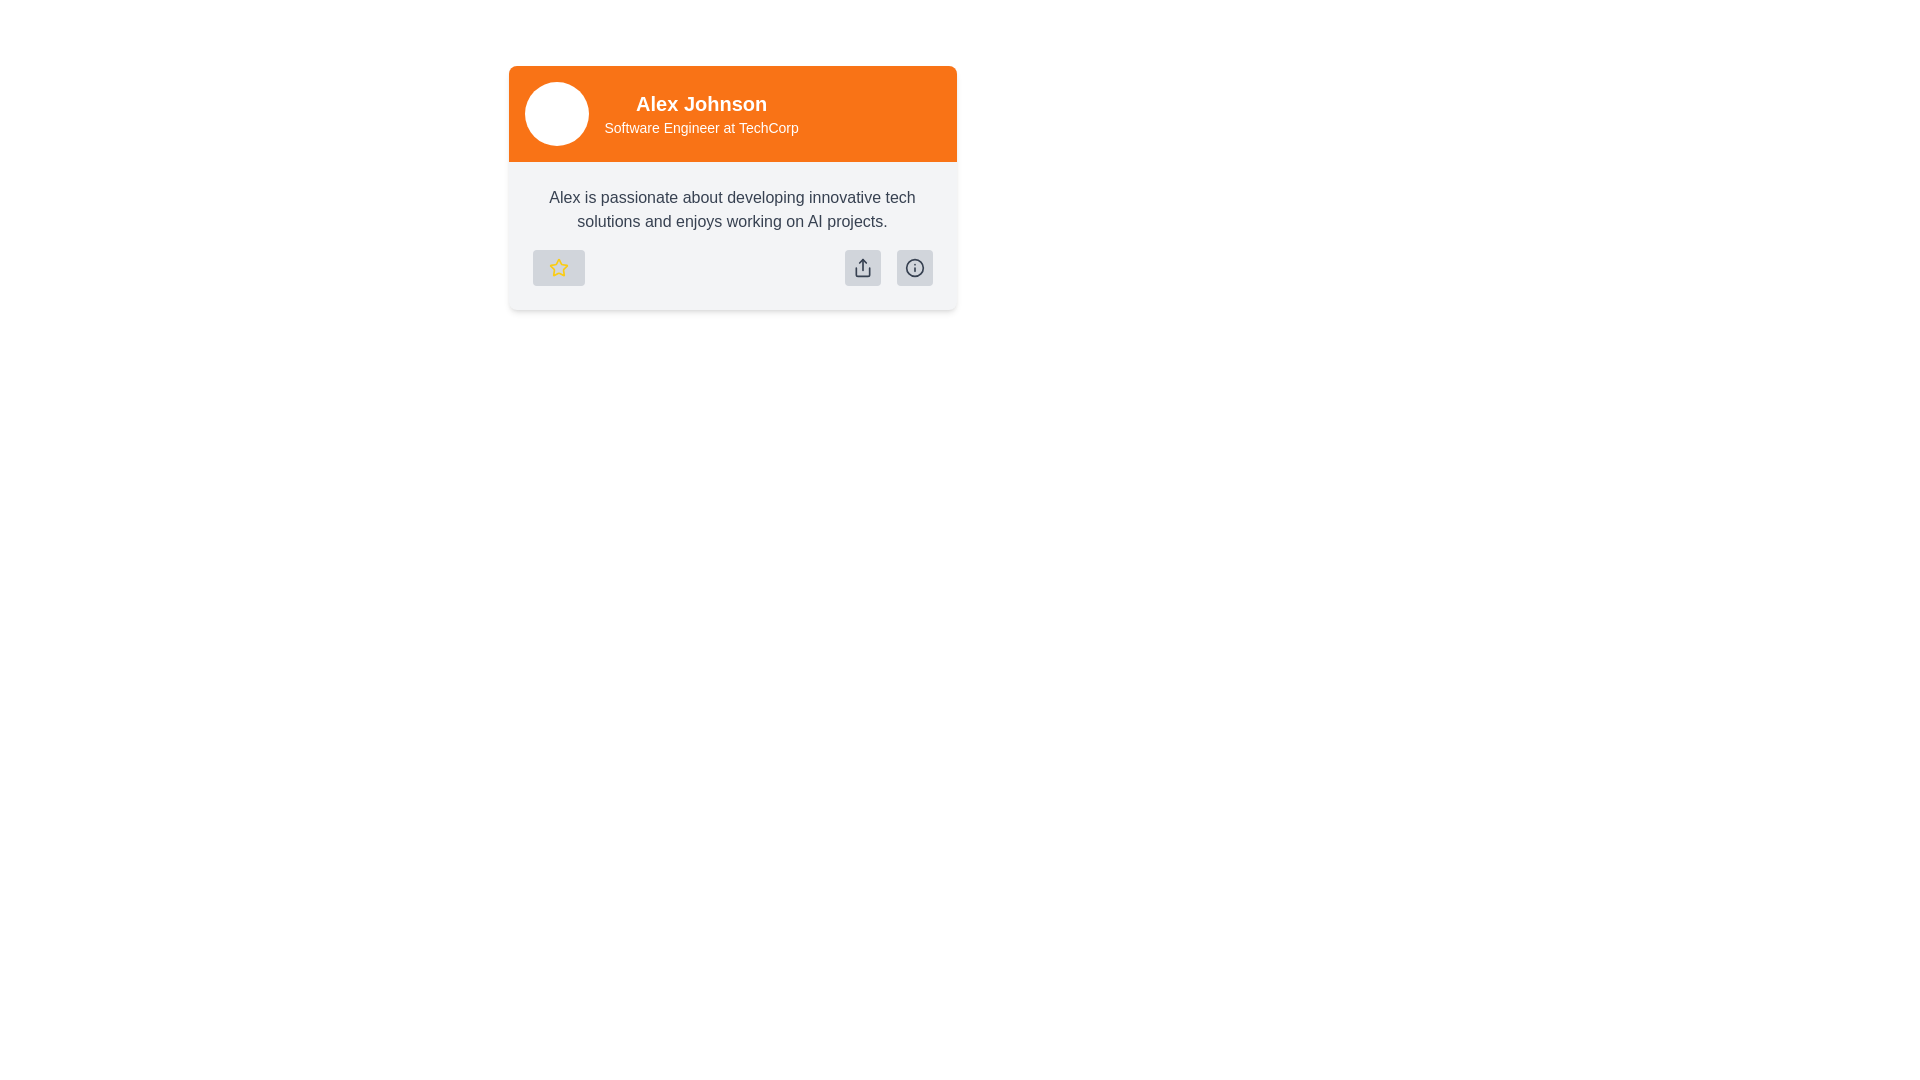 Image resolution: width=1920 pixels, height=1080 pixels. What do you see at coordinates (862, 266) in the screenshot?
I see `the 'Share' icon located between the star icon and the information icon at the bottom of the card component` at bounding box center [862, 266].